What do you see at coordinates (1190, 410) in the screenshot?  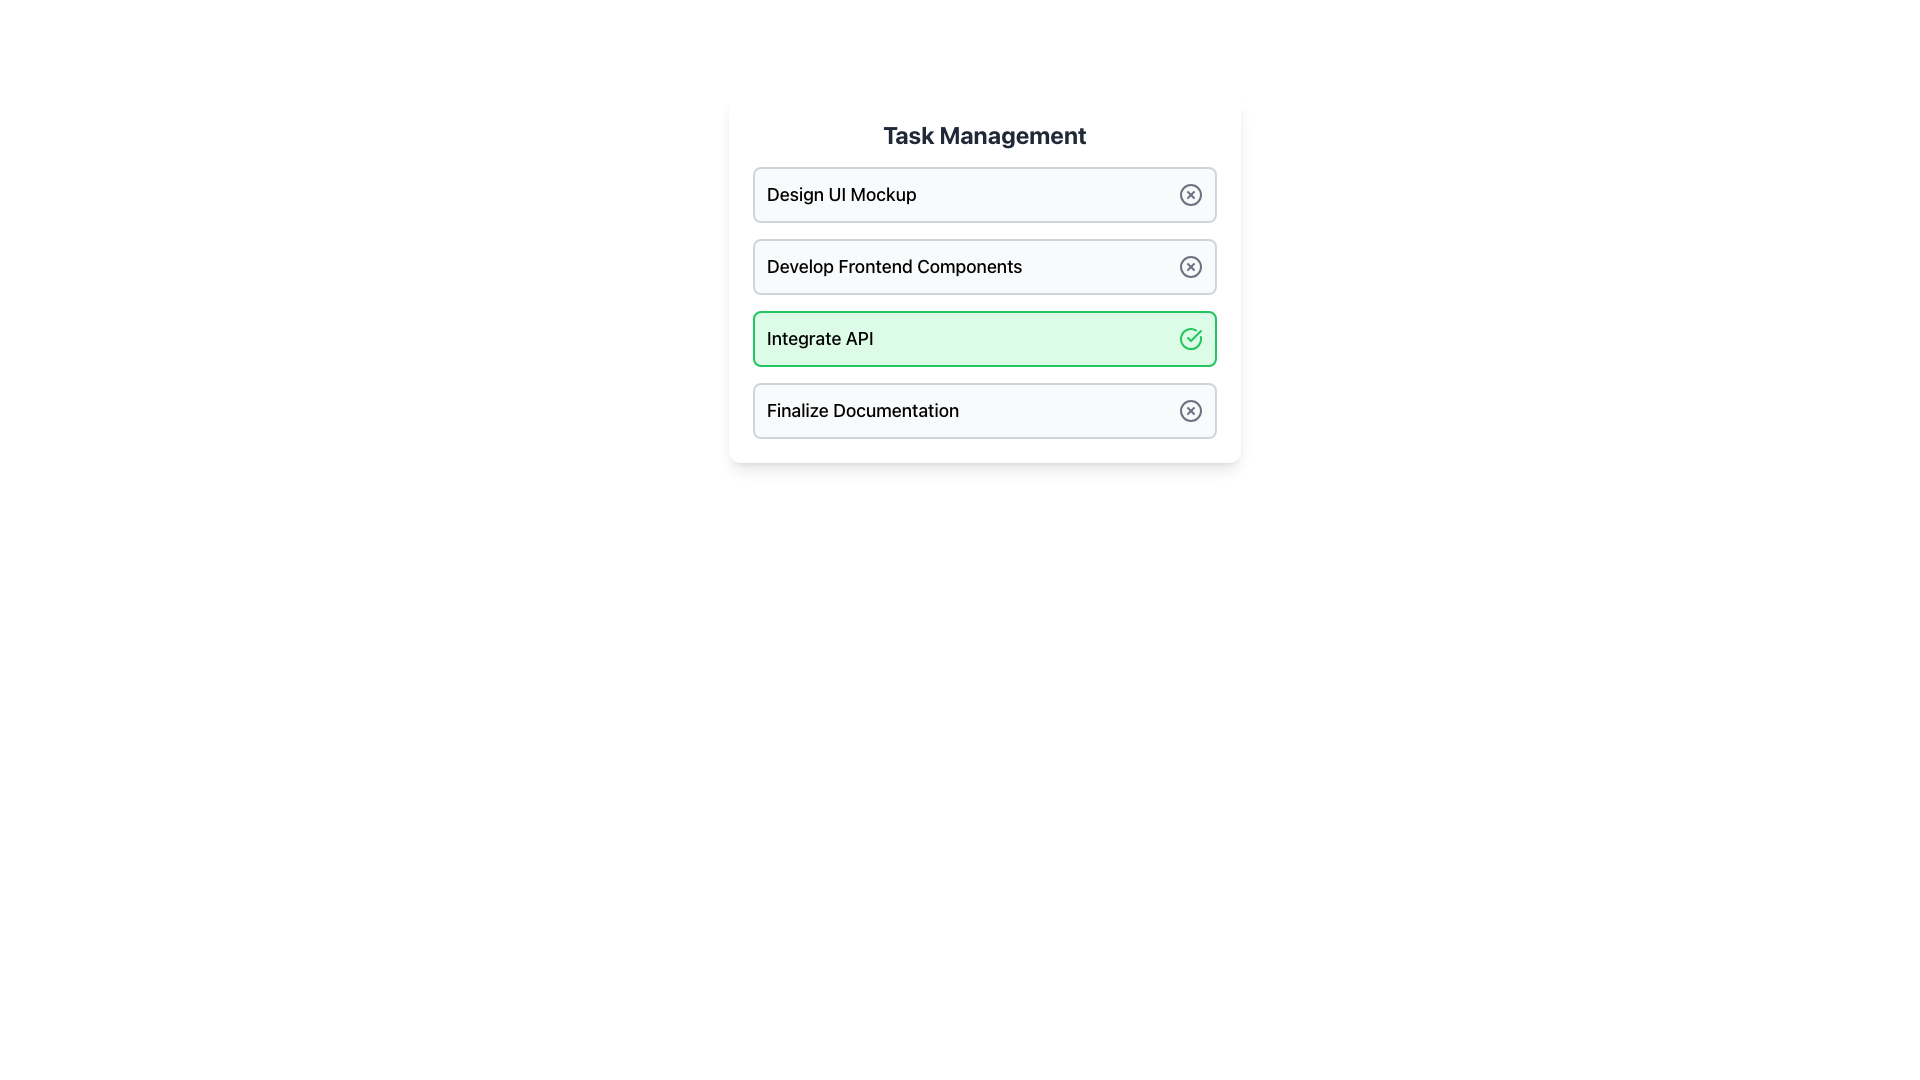 I see `the cancel button located at the right end of the 'Finalize Documentation' task row in the task management list` at bounding box center [1190, 410].